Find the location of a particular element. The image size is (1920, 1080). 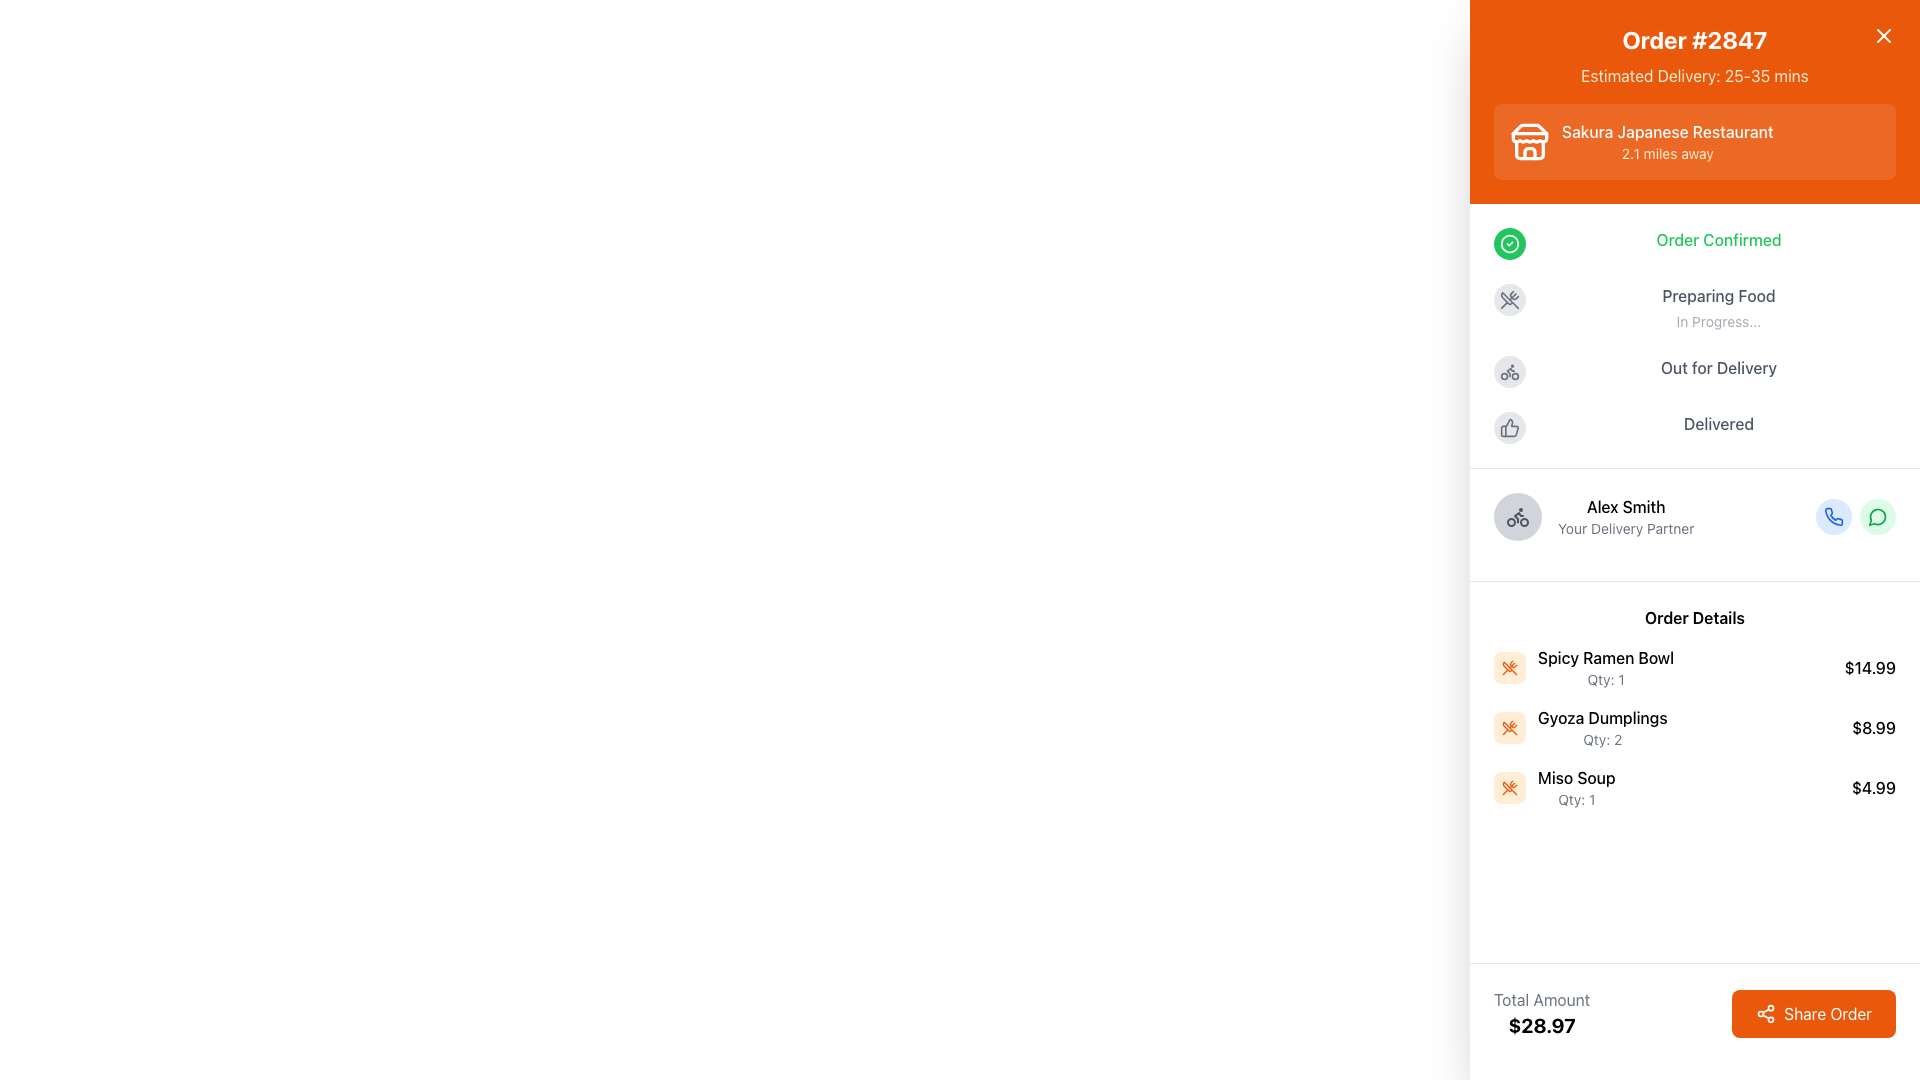

status text of the 'Out for Delivery' item in the progress tracker, which is the third item in a vertical list of status indicators is located at coordinates (1693, 371).